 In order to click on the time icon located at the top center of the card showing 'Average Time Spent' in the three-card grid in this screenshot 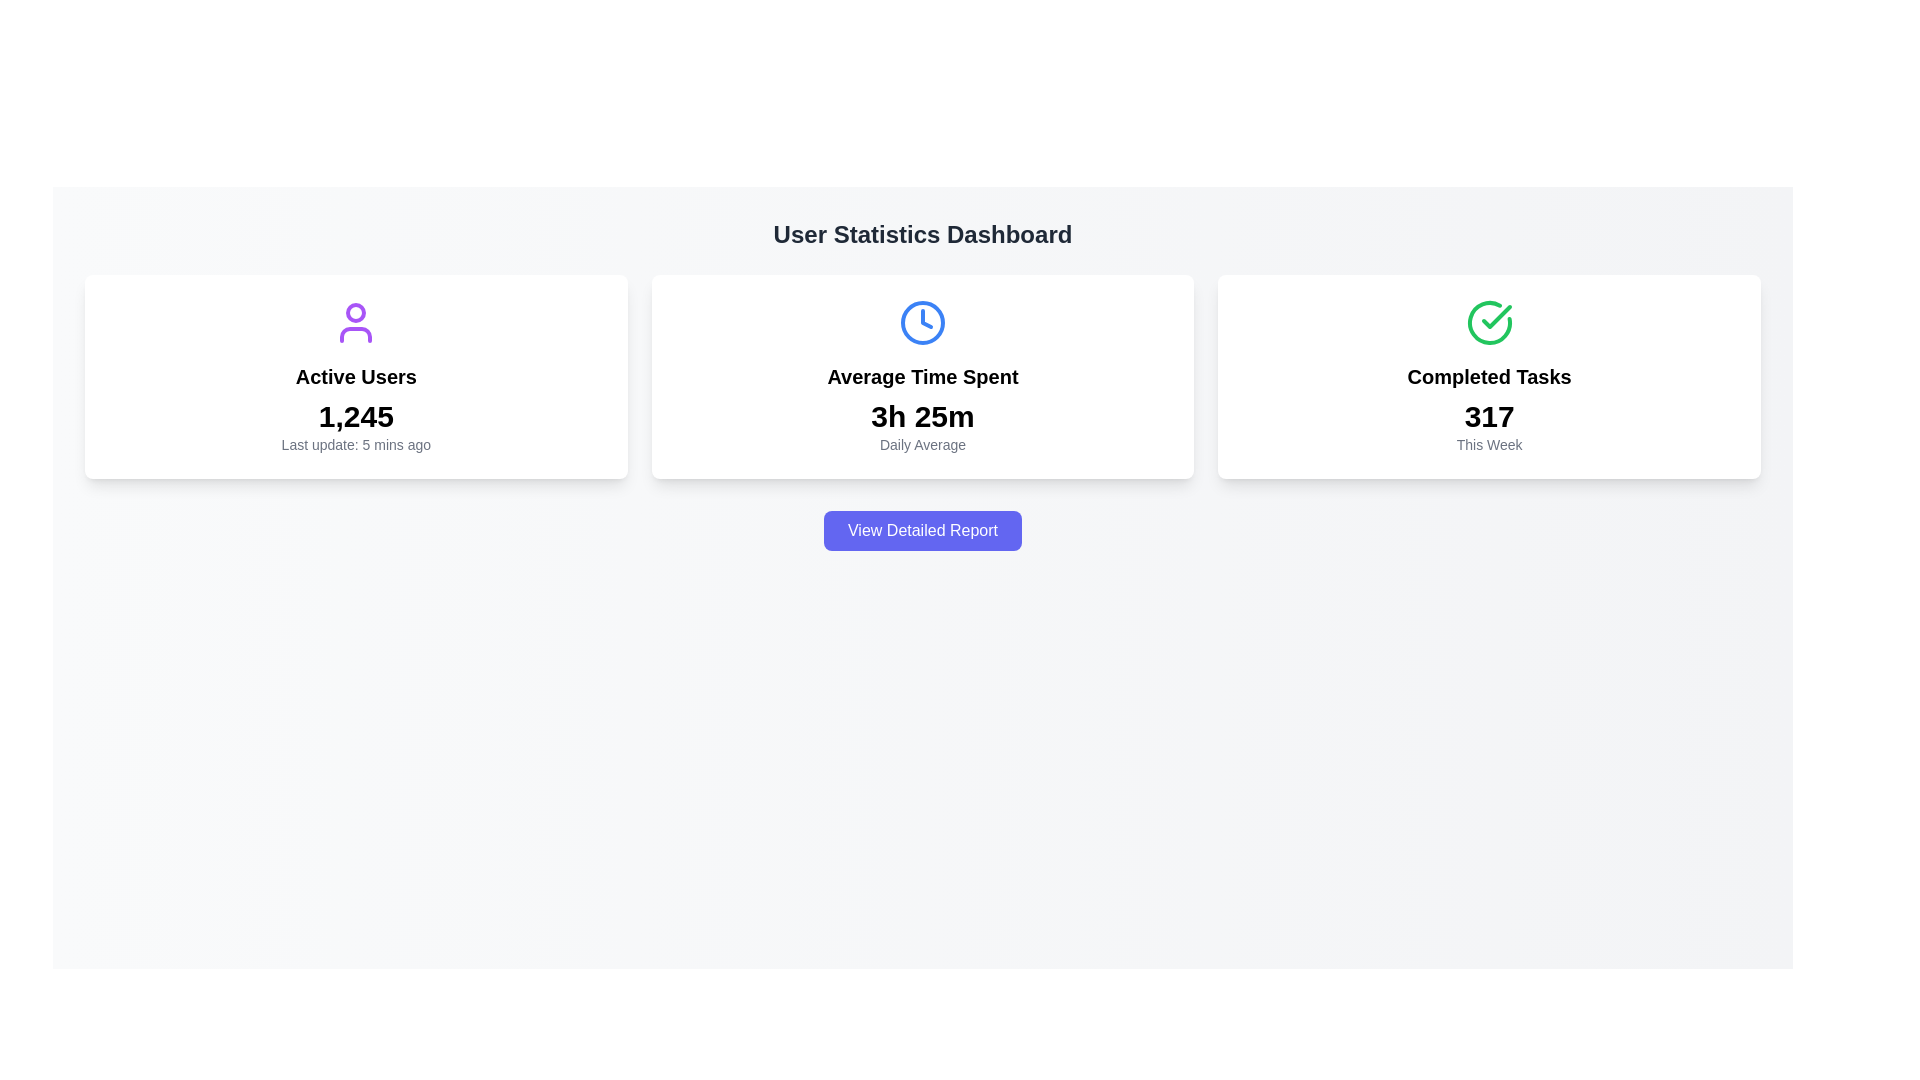, I will do `click(921, 322)`.